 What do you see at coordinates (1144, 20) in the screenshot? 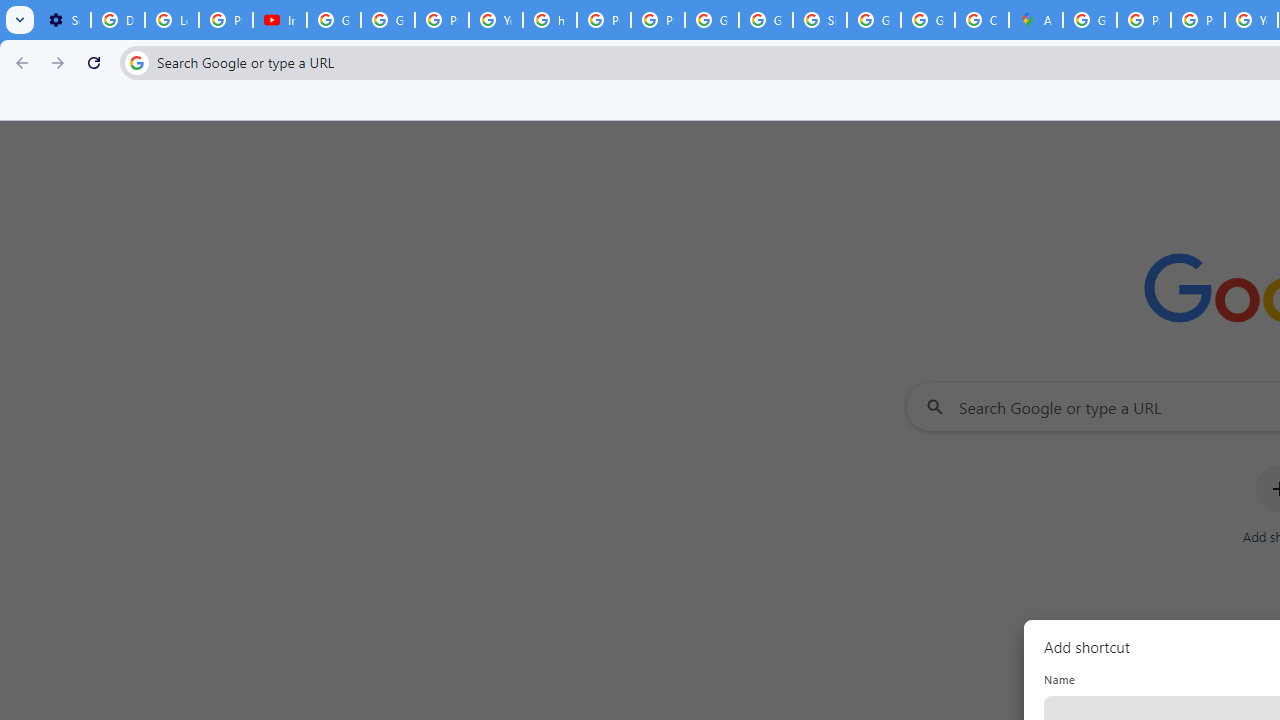
I see `'Privacy Help Center - Policies Help'` at bounding box center [1144, 20].